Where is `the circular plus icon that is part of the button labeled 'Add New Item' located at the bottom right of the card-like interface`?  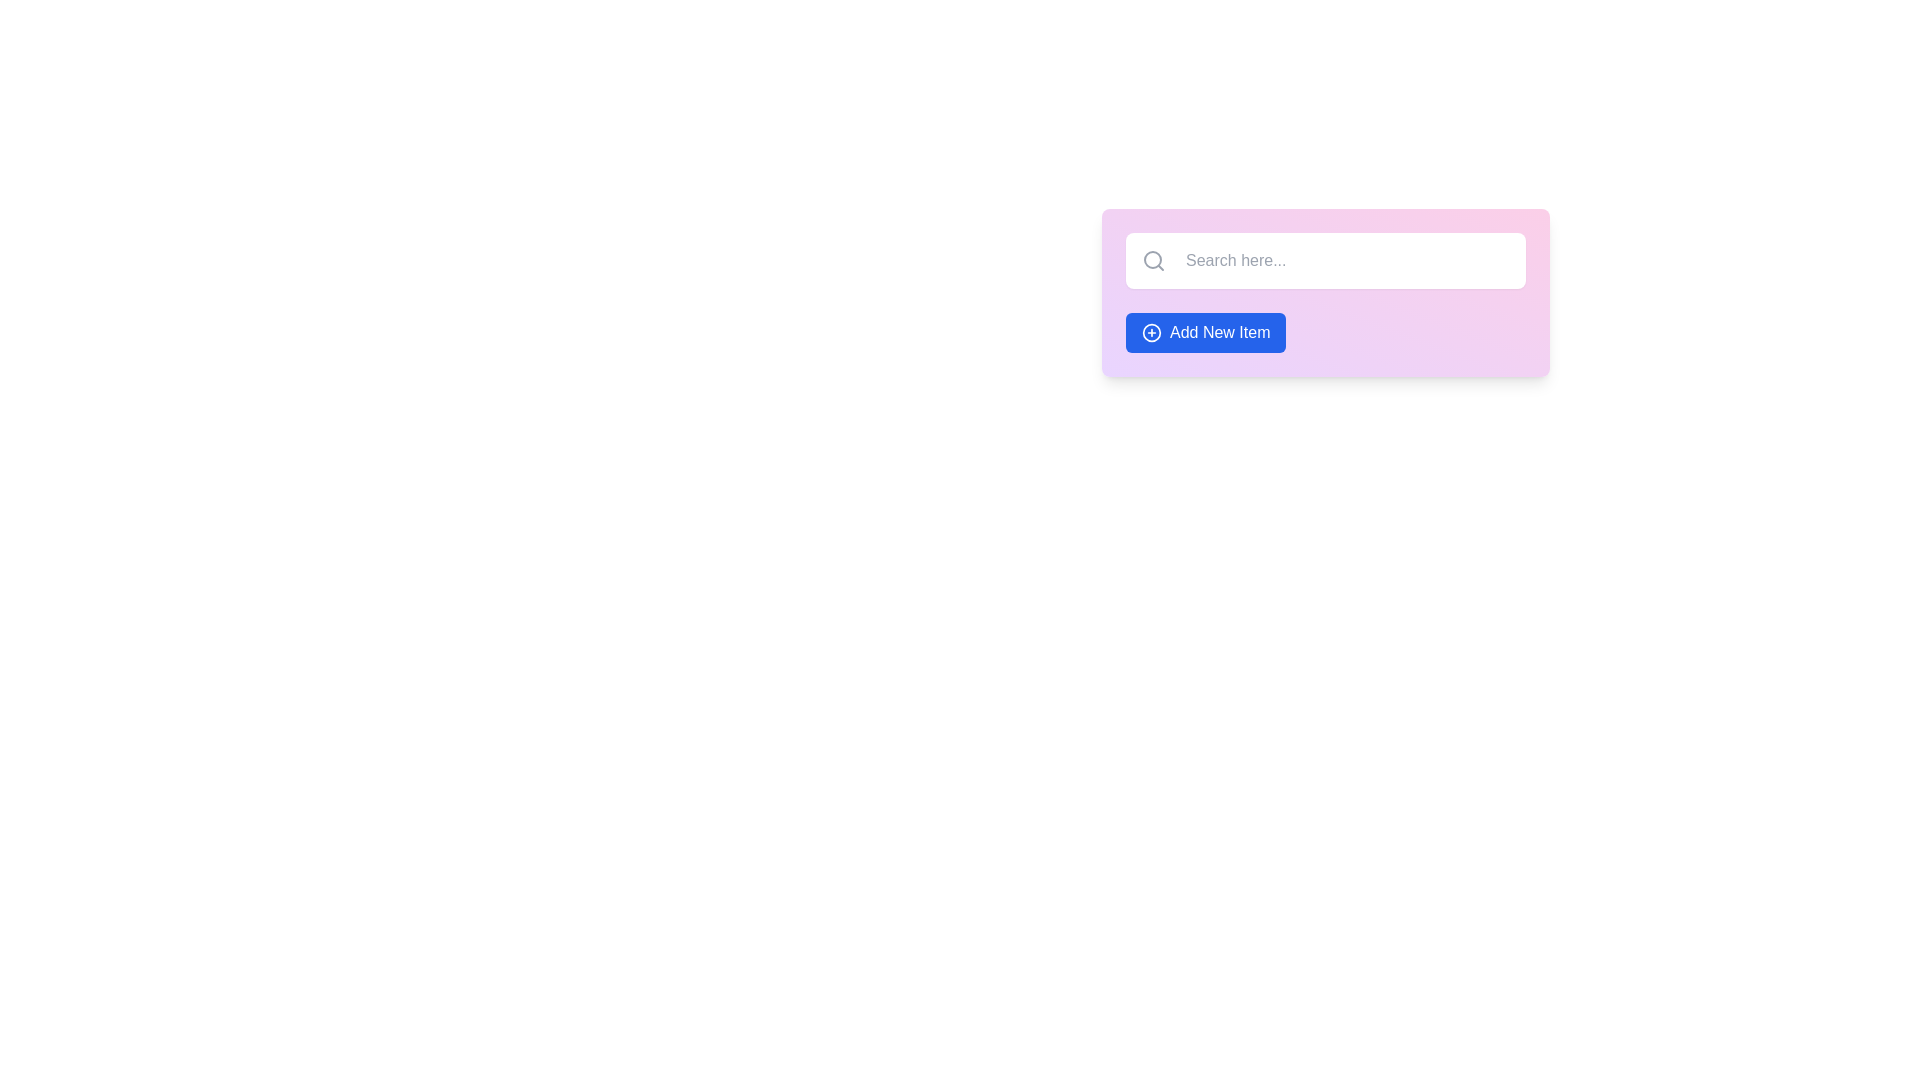 the circular plus icon that is part of the button labeled 'Add New Item' located at the bottom right of the card-like interface is located at coordinates (1152, 331).